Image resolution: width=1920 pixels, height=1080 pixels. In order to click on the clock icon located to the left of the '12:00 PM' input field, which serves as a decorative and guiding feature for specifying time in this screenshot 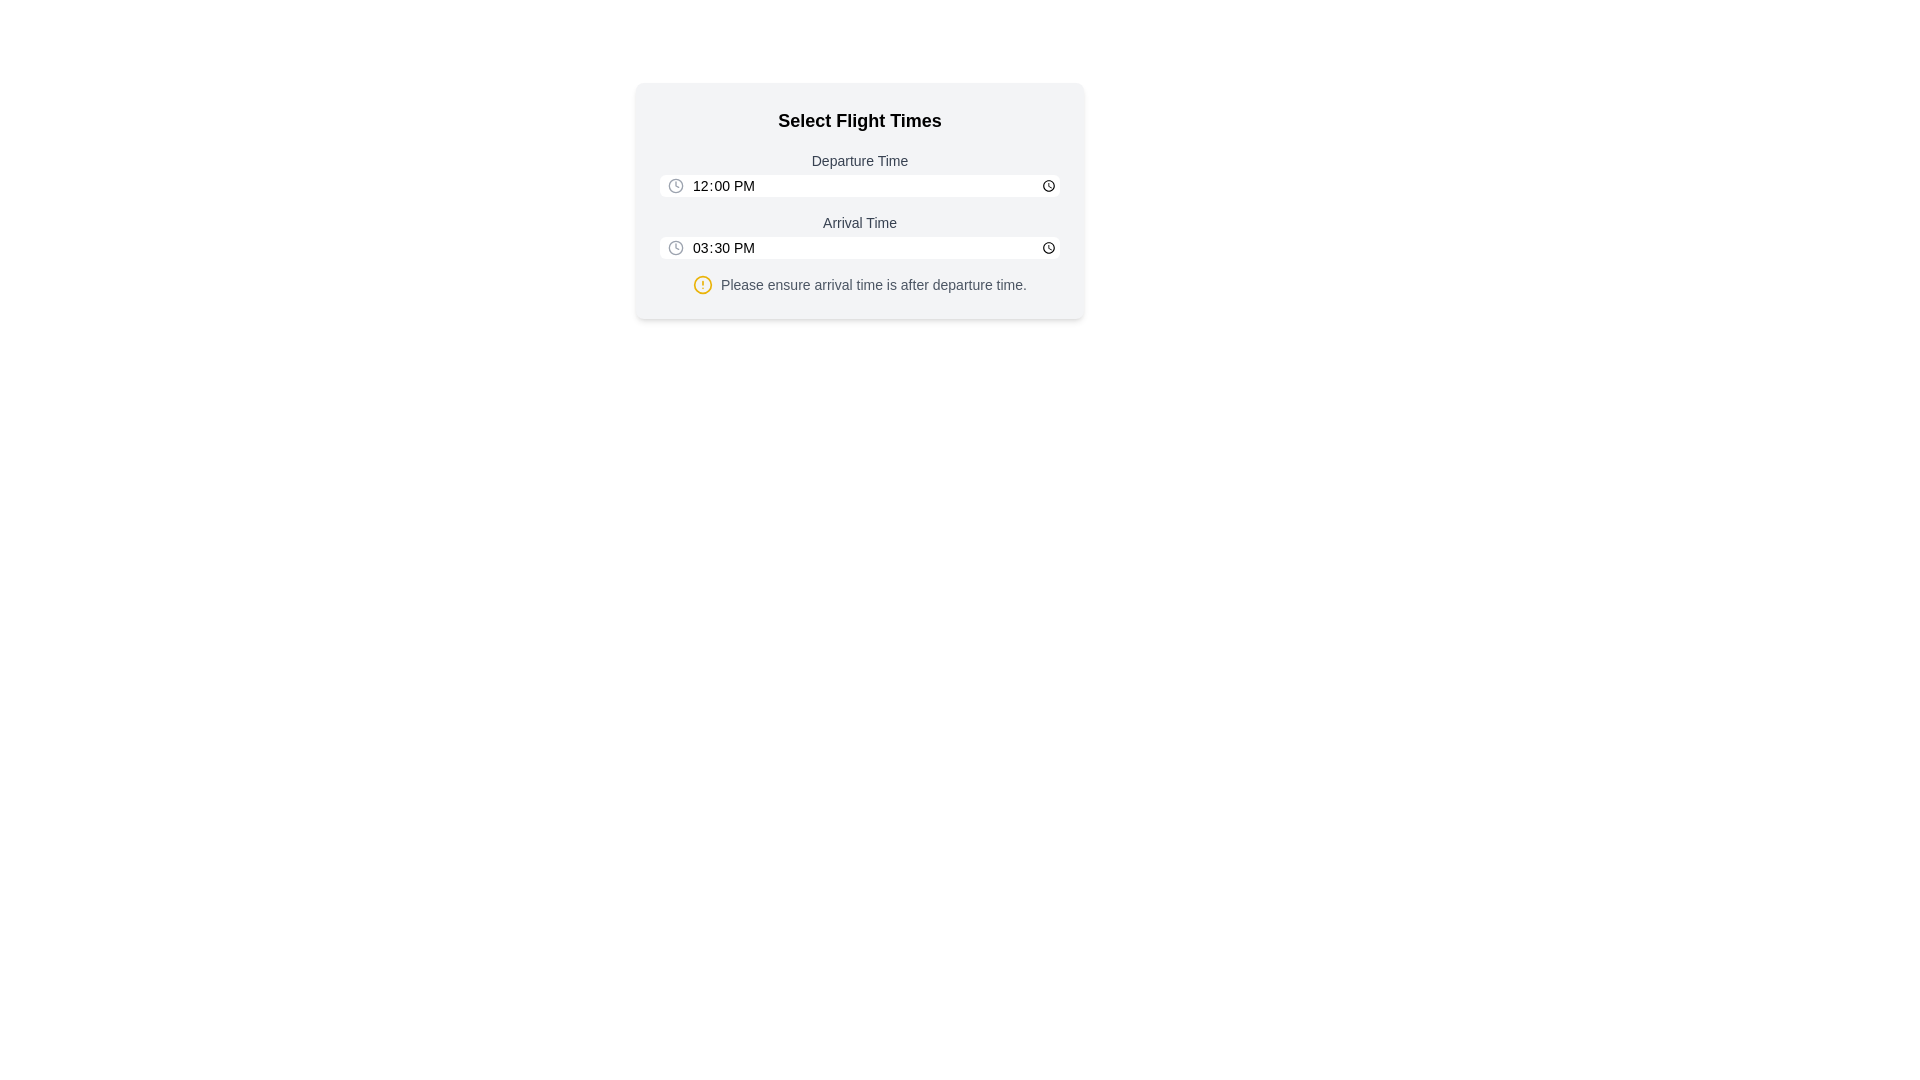, I will do `click(676, 185)`.